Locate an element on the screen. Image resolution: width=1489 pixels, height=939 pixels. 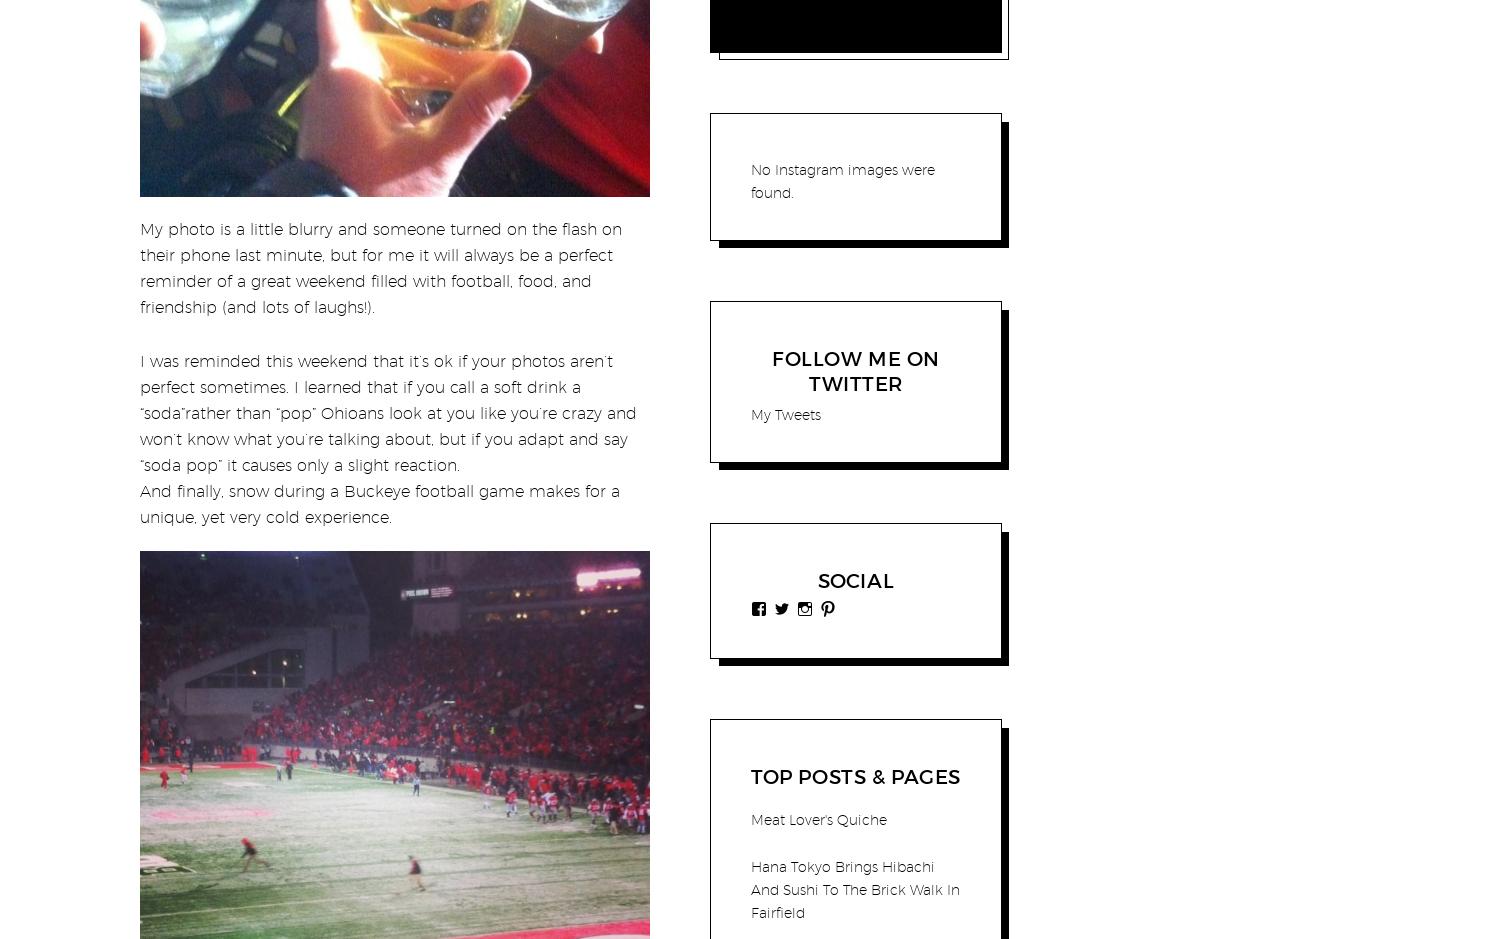
'Food For Thought: Penny Candy And A Corner Store' is located at coordinates (1131, 451).